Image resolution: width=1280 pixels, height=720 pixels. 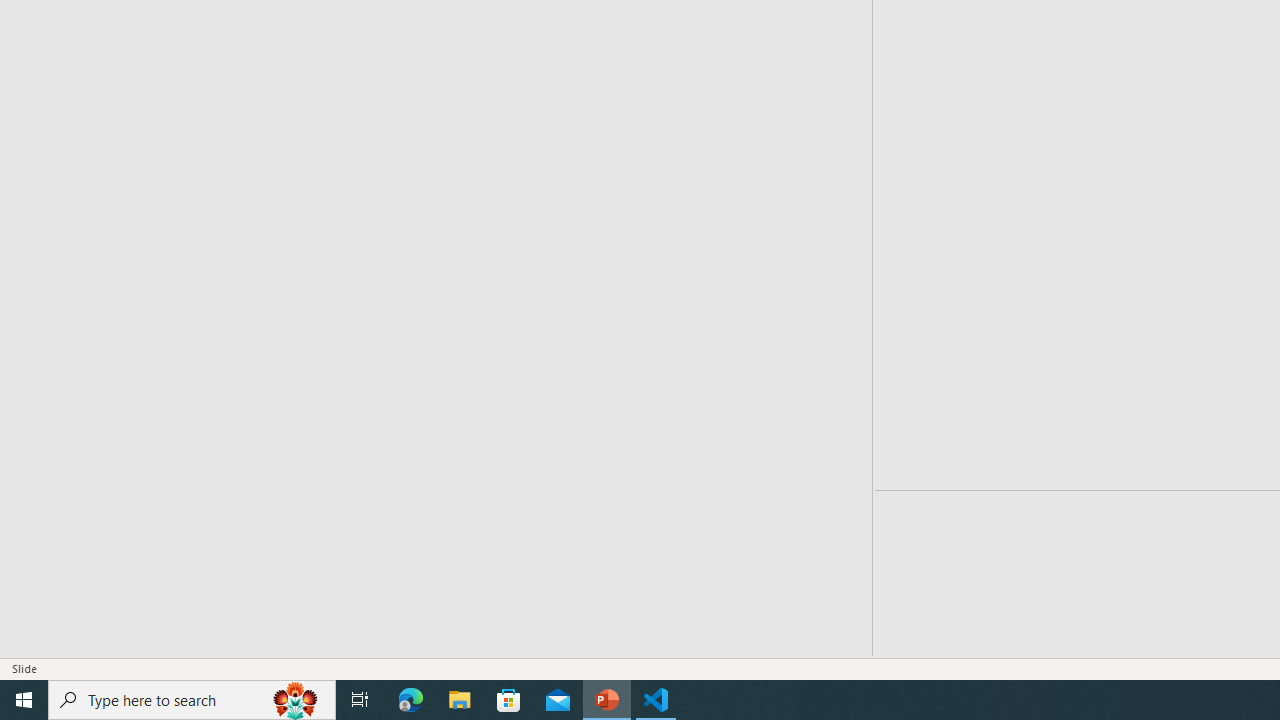 I want to click on 'Microsoft Edge', so click(x=410, y=698).